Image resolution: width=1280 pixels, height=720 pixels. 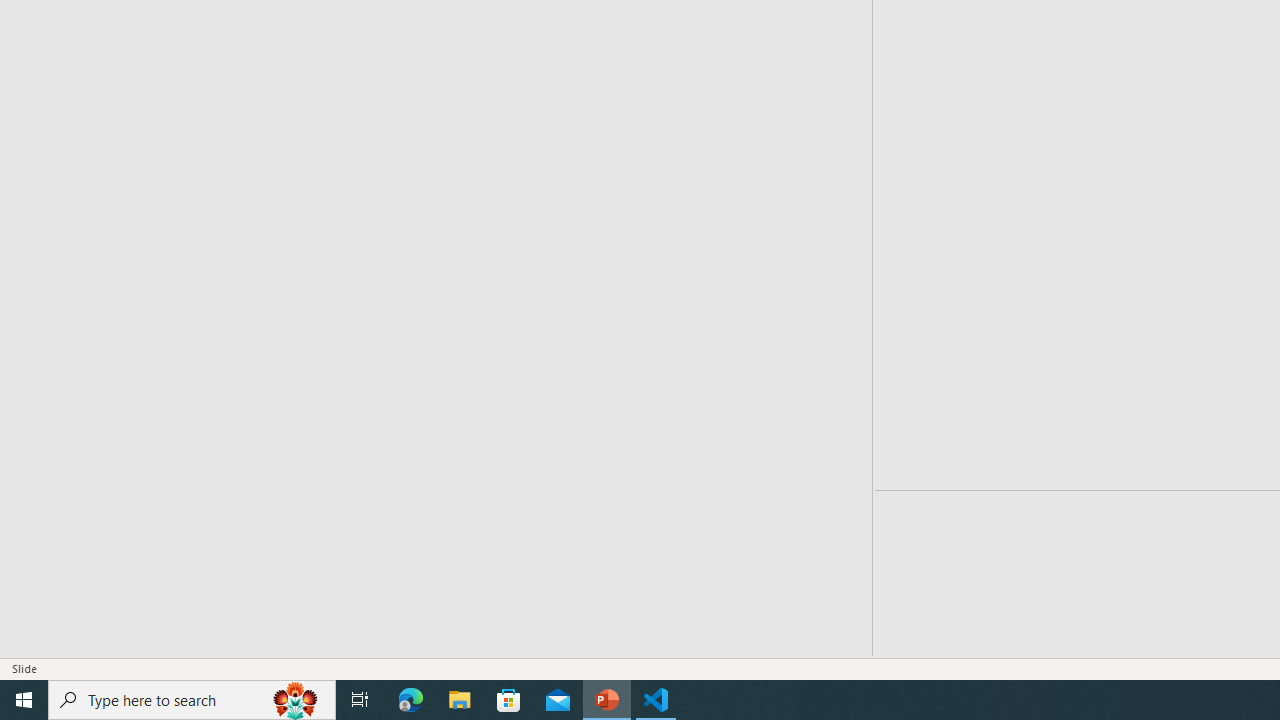 I want to click on 'Microsoft Edge', so click(x=410, y=698).